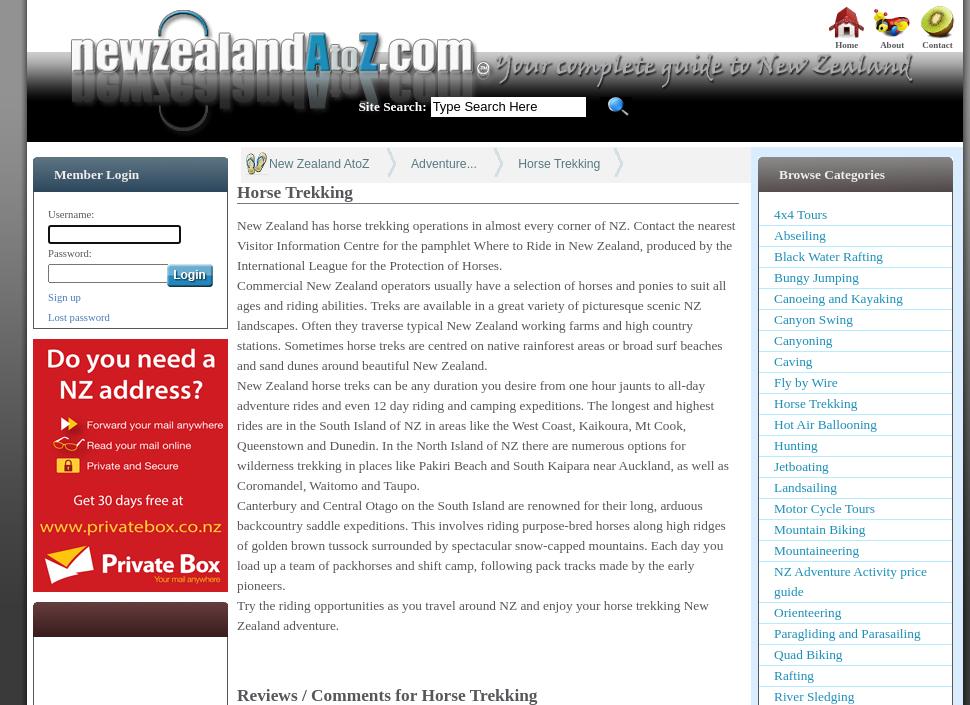 The image size is (970, 705). Describe the element at coordinates (921, 43) in the screenshot. I see `'Contact'` at that location.